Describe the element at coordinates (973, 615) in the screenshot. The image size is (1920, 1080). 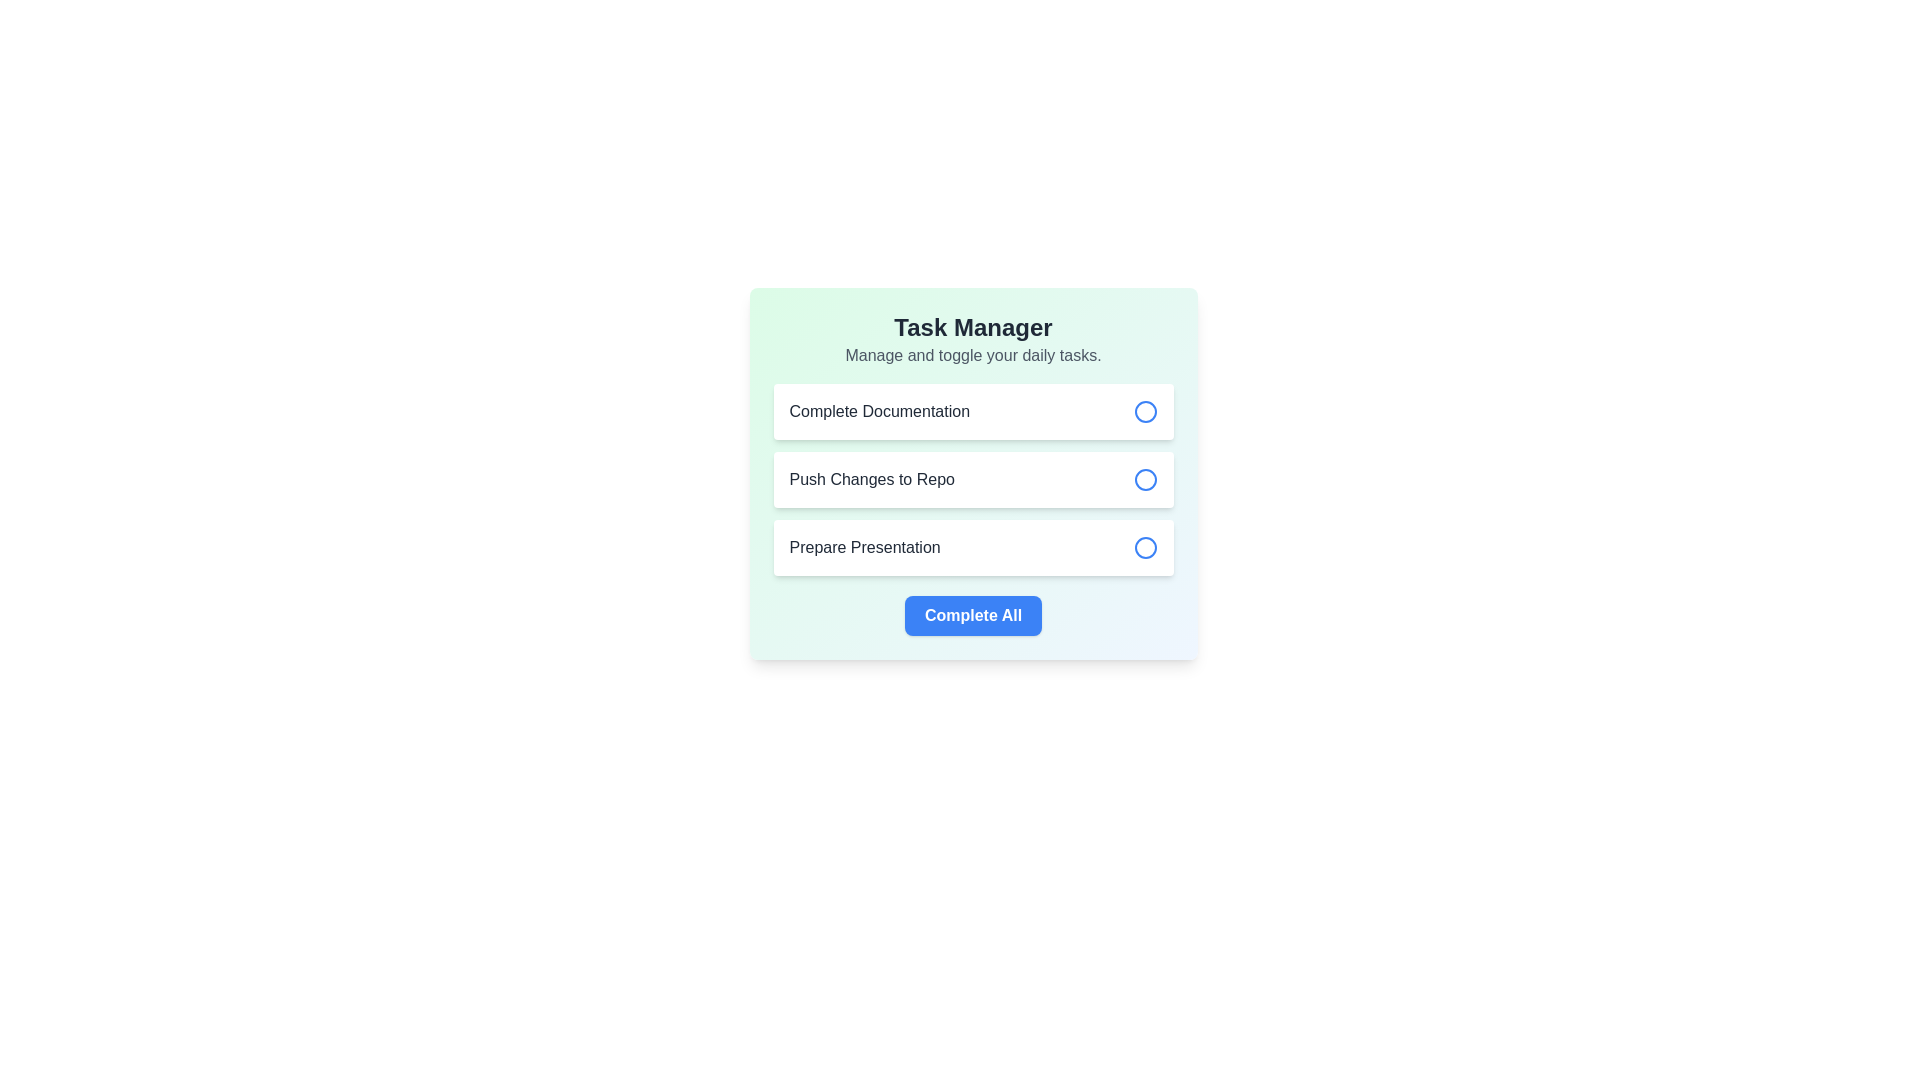
I see `the completion button located at the center of the task management interface to observe the background color change` at that location.